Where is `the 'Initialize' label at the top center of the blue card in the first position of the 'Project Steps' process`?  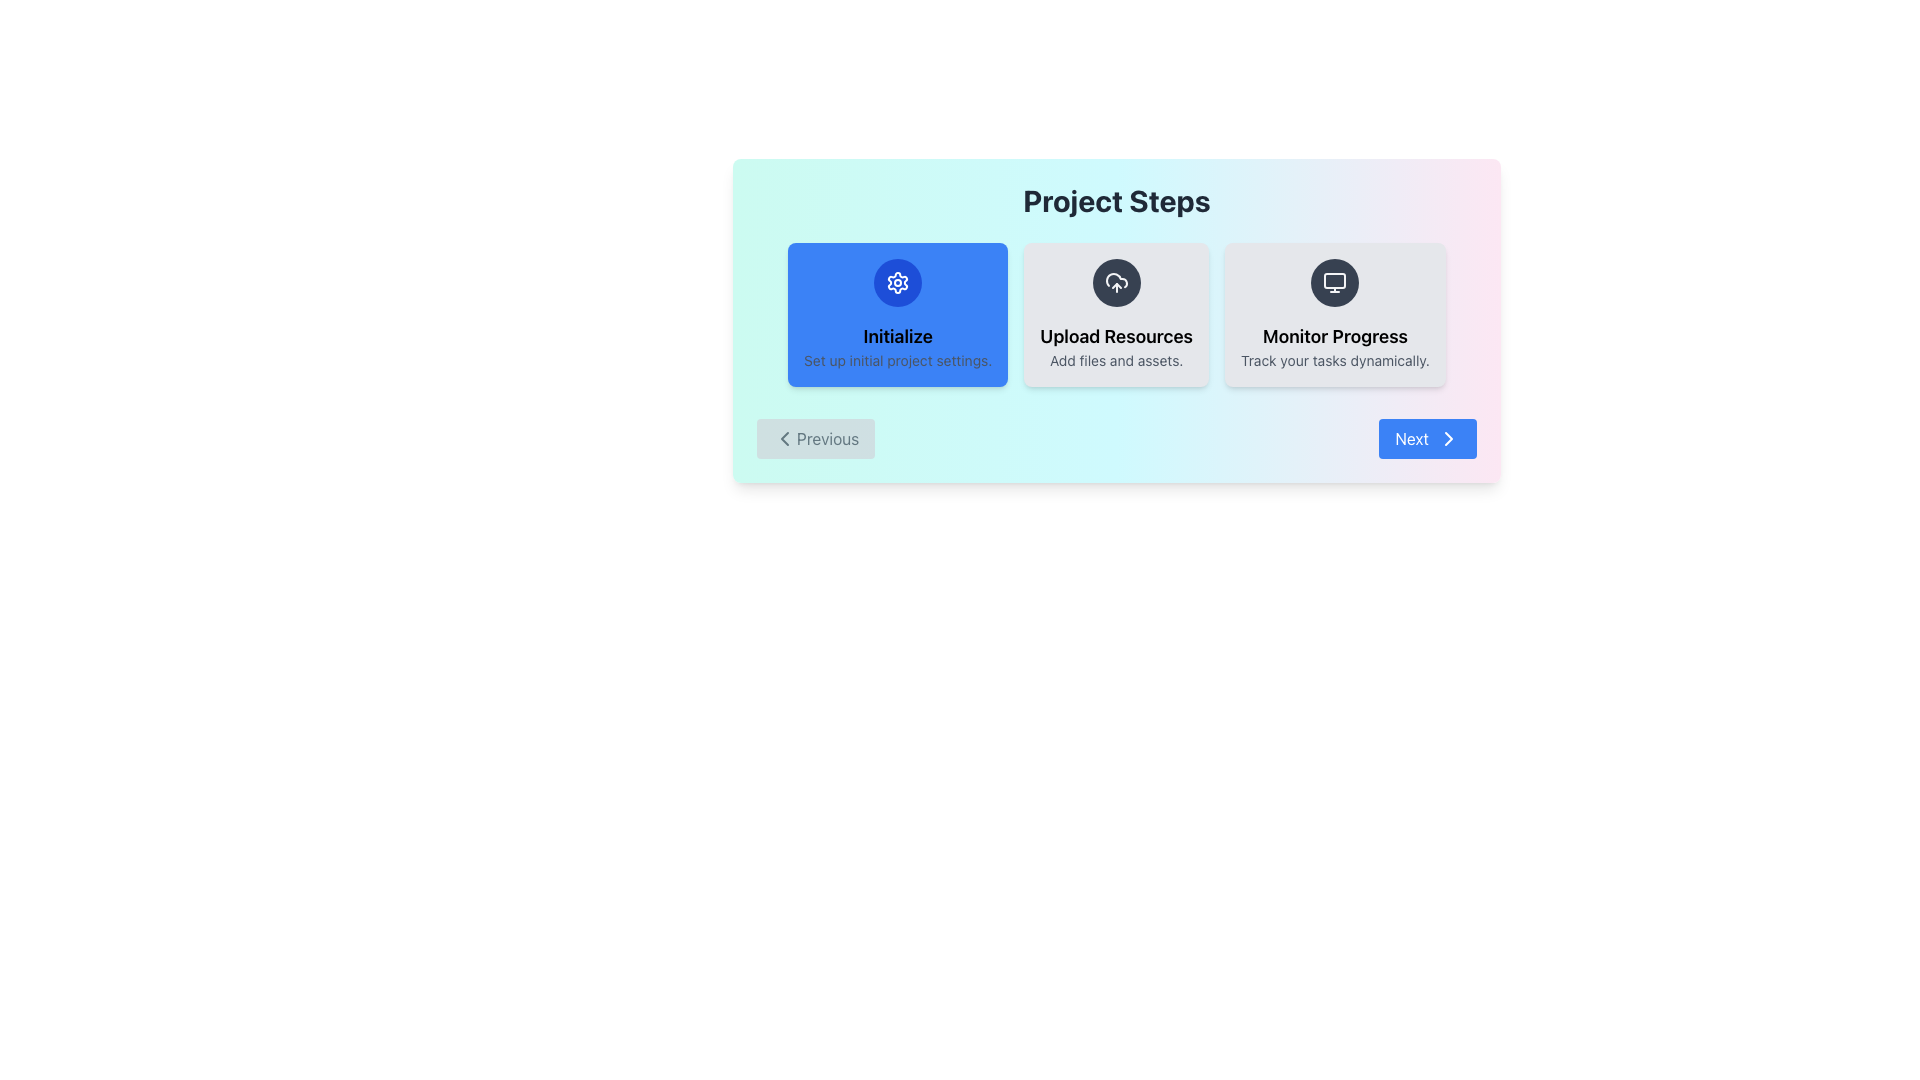 the 'Initialize' label at the top center of the blue card in the first position of the 'Project Steps' process is located at coordinates (897, 335).